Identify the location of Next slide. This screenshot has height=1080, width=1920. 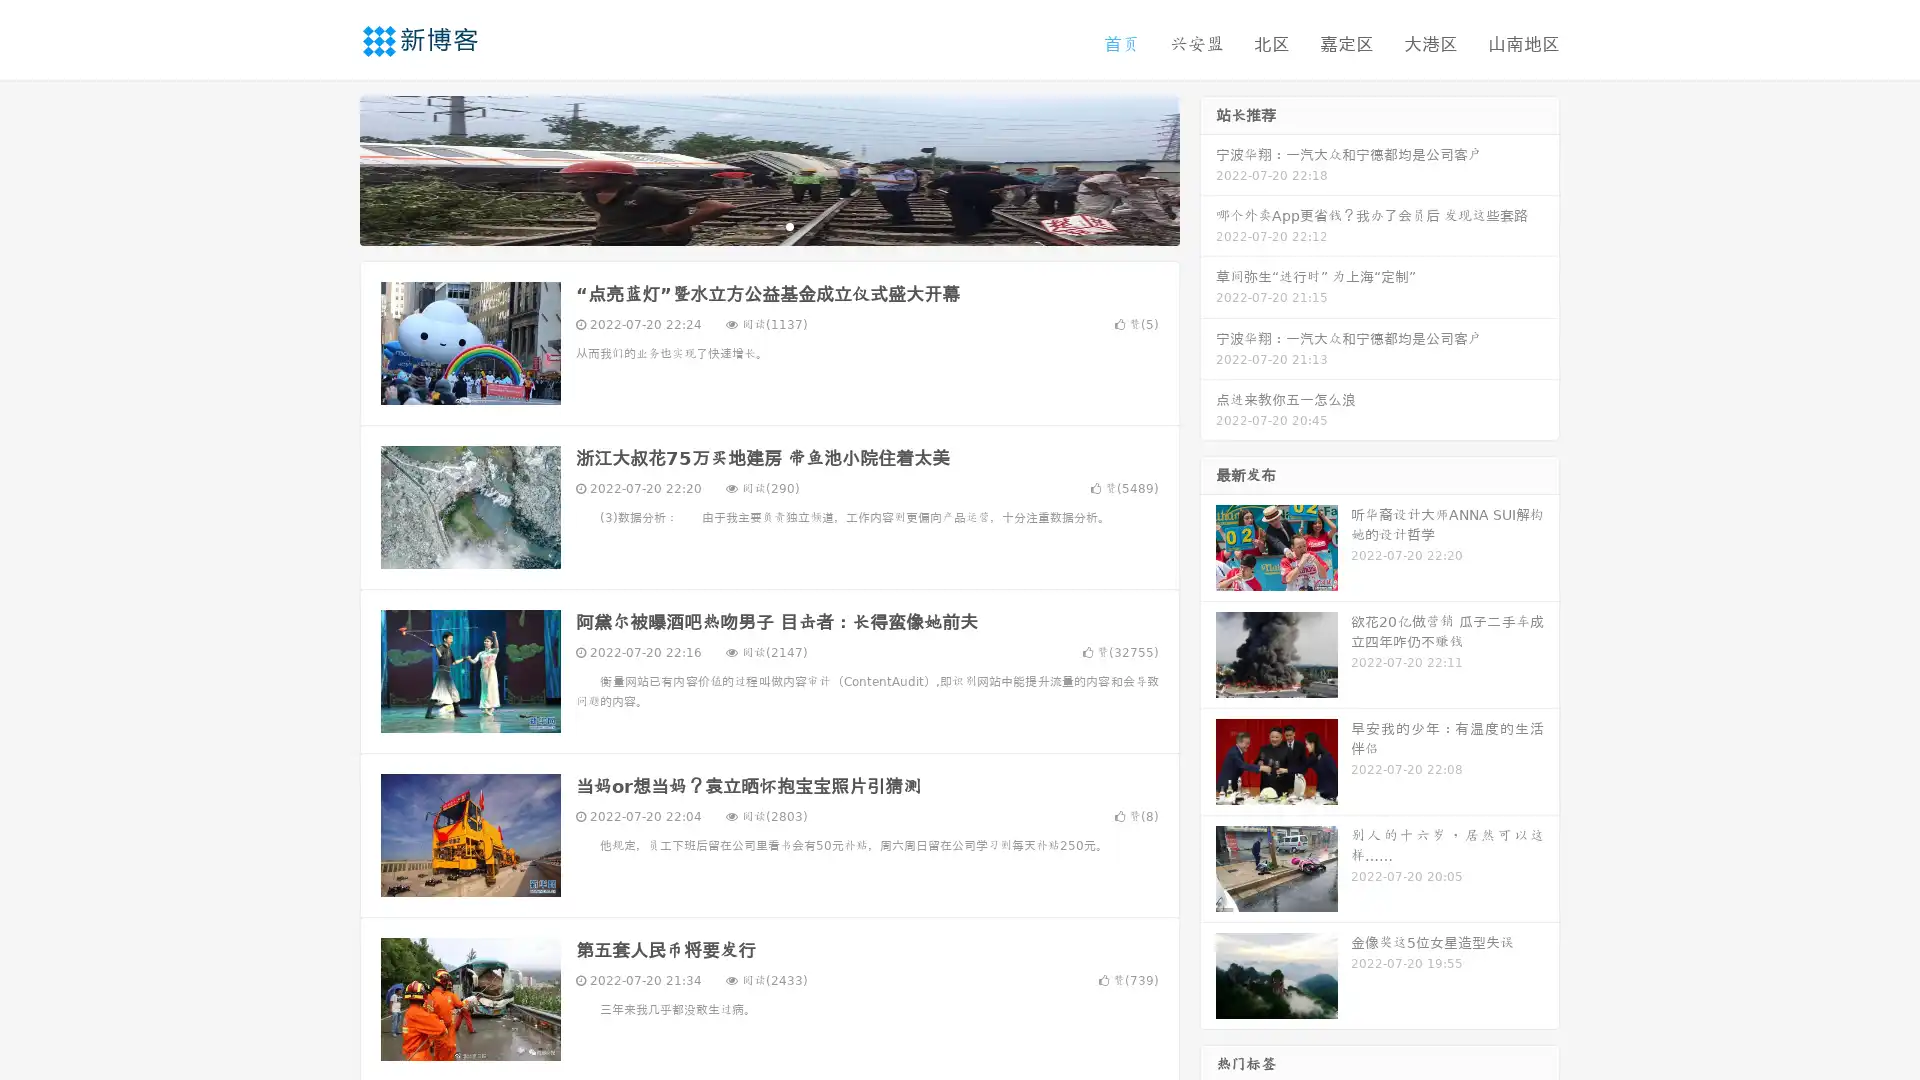
(1208, 168).